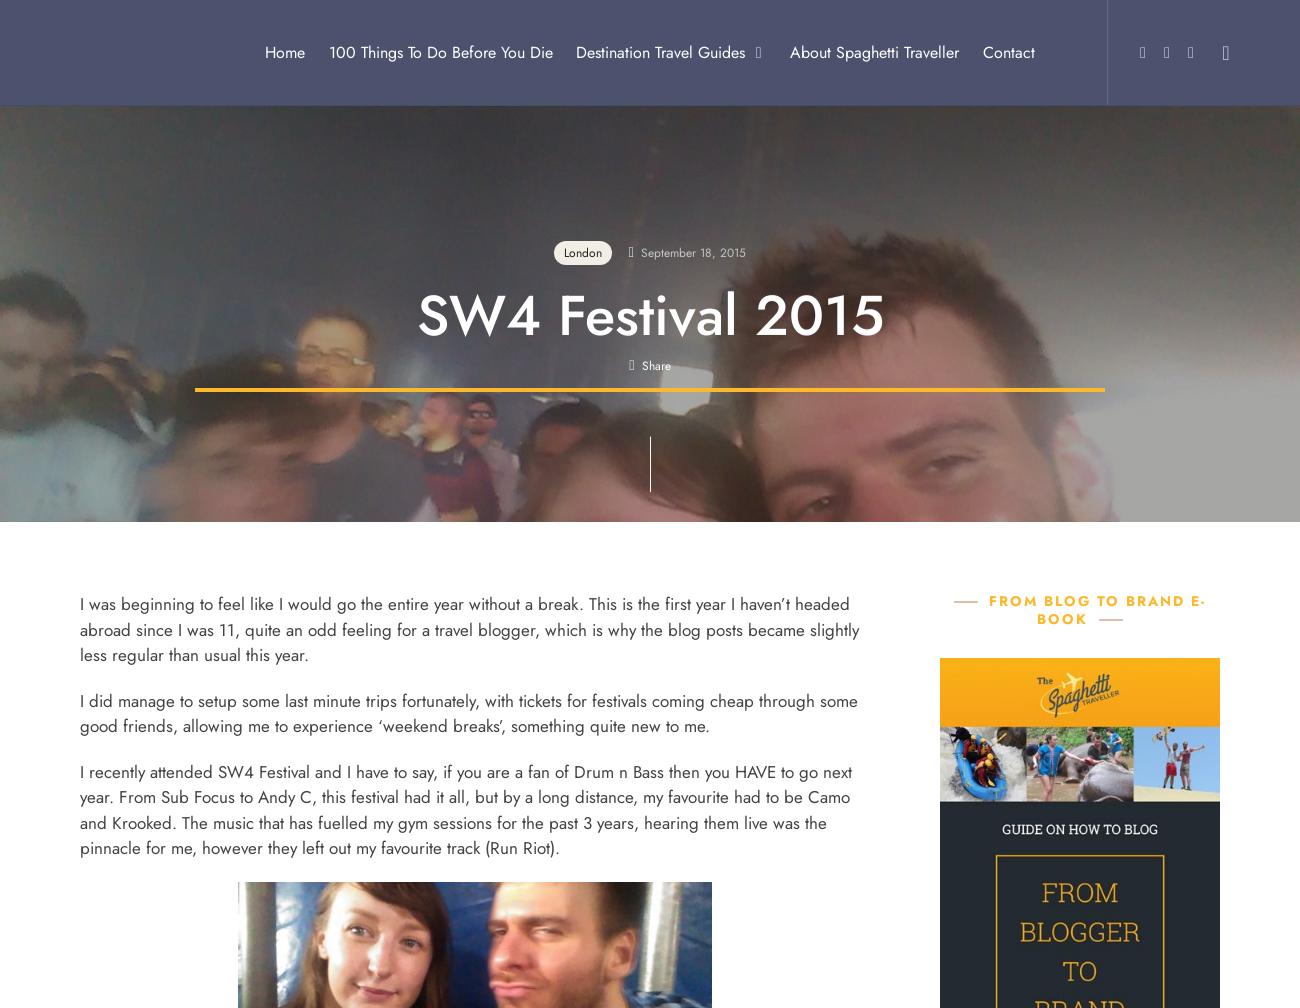 This screenshot has height=1008, width=1300. What do you see at coordinates (528, 128) in the screenshot?
I see `'Albania'` at bounding box center [528, 128].